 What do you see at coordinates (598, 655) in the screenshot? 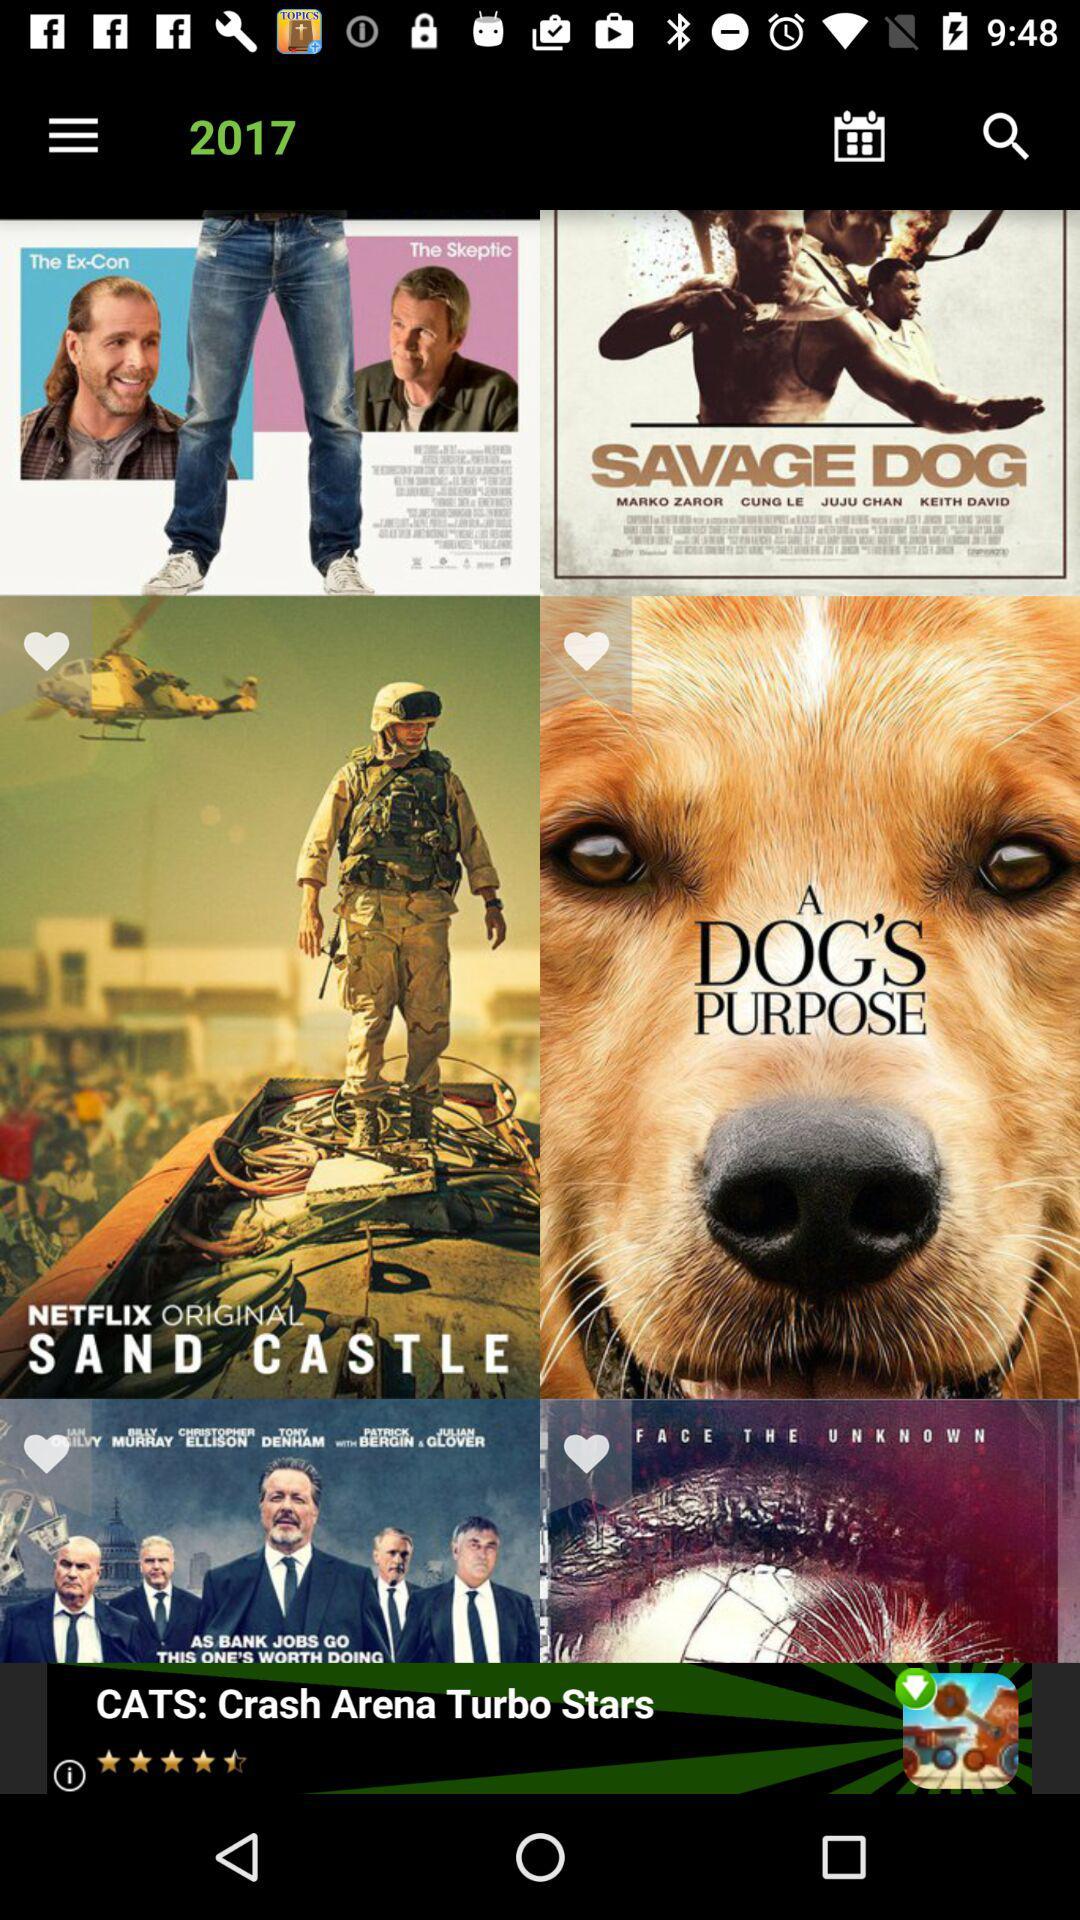
I see `to favorites` at bounding box center [598, 655].